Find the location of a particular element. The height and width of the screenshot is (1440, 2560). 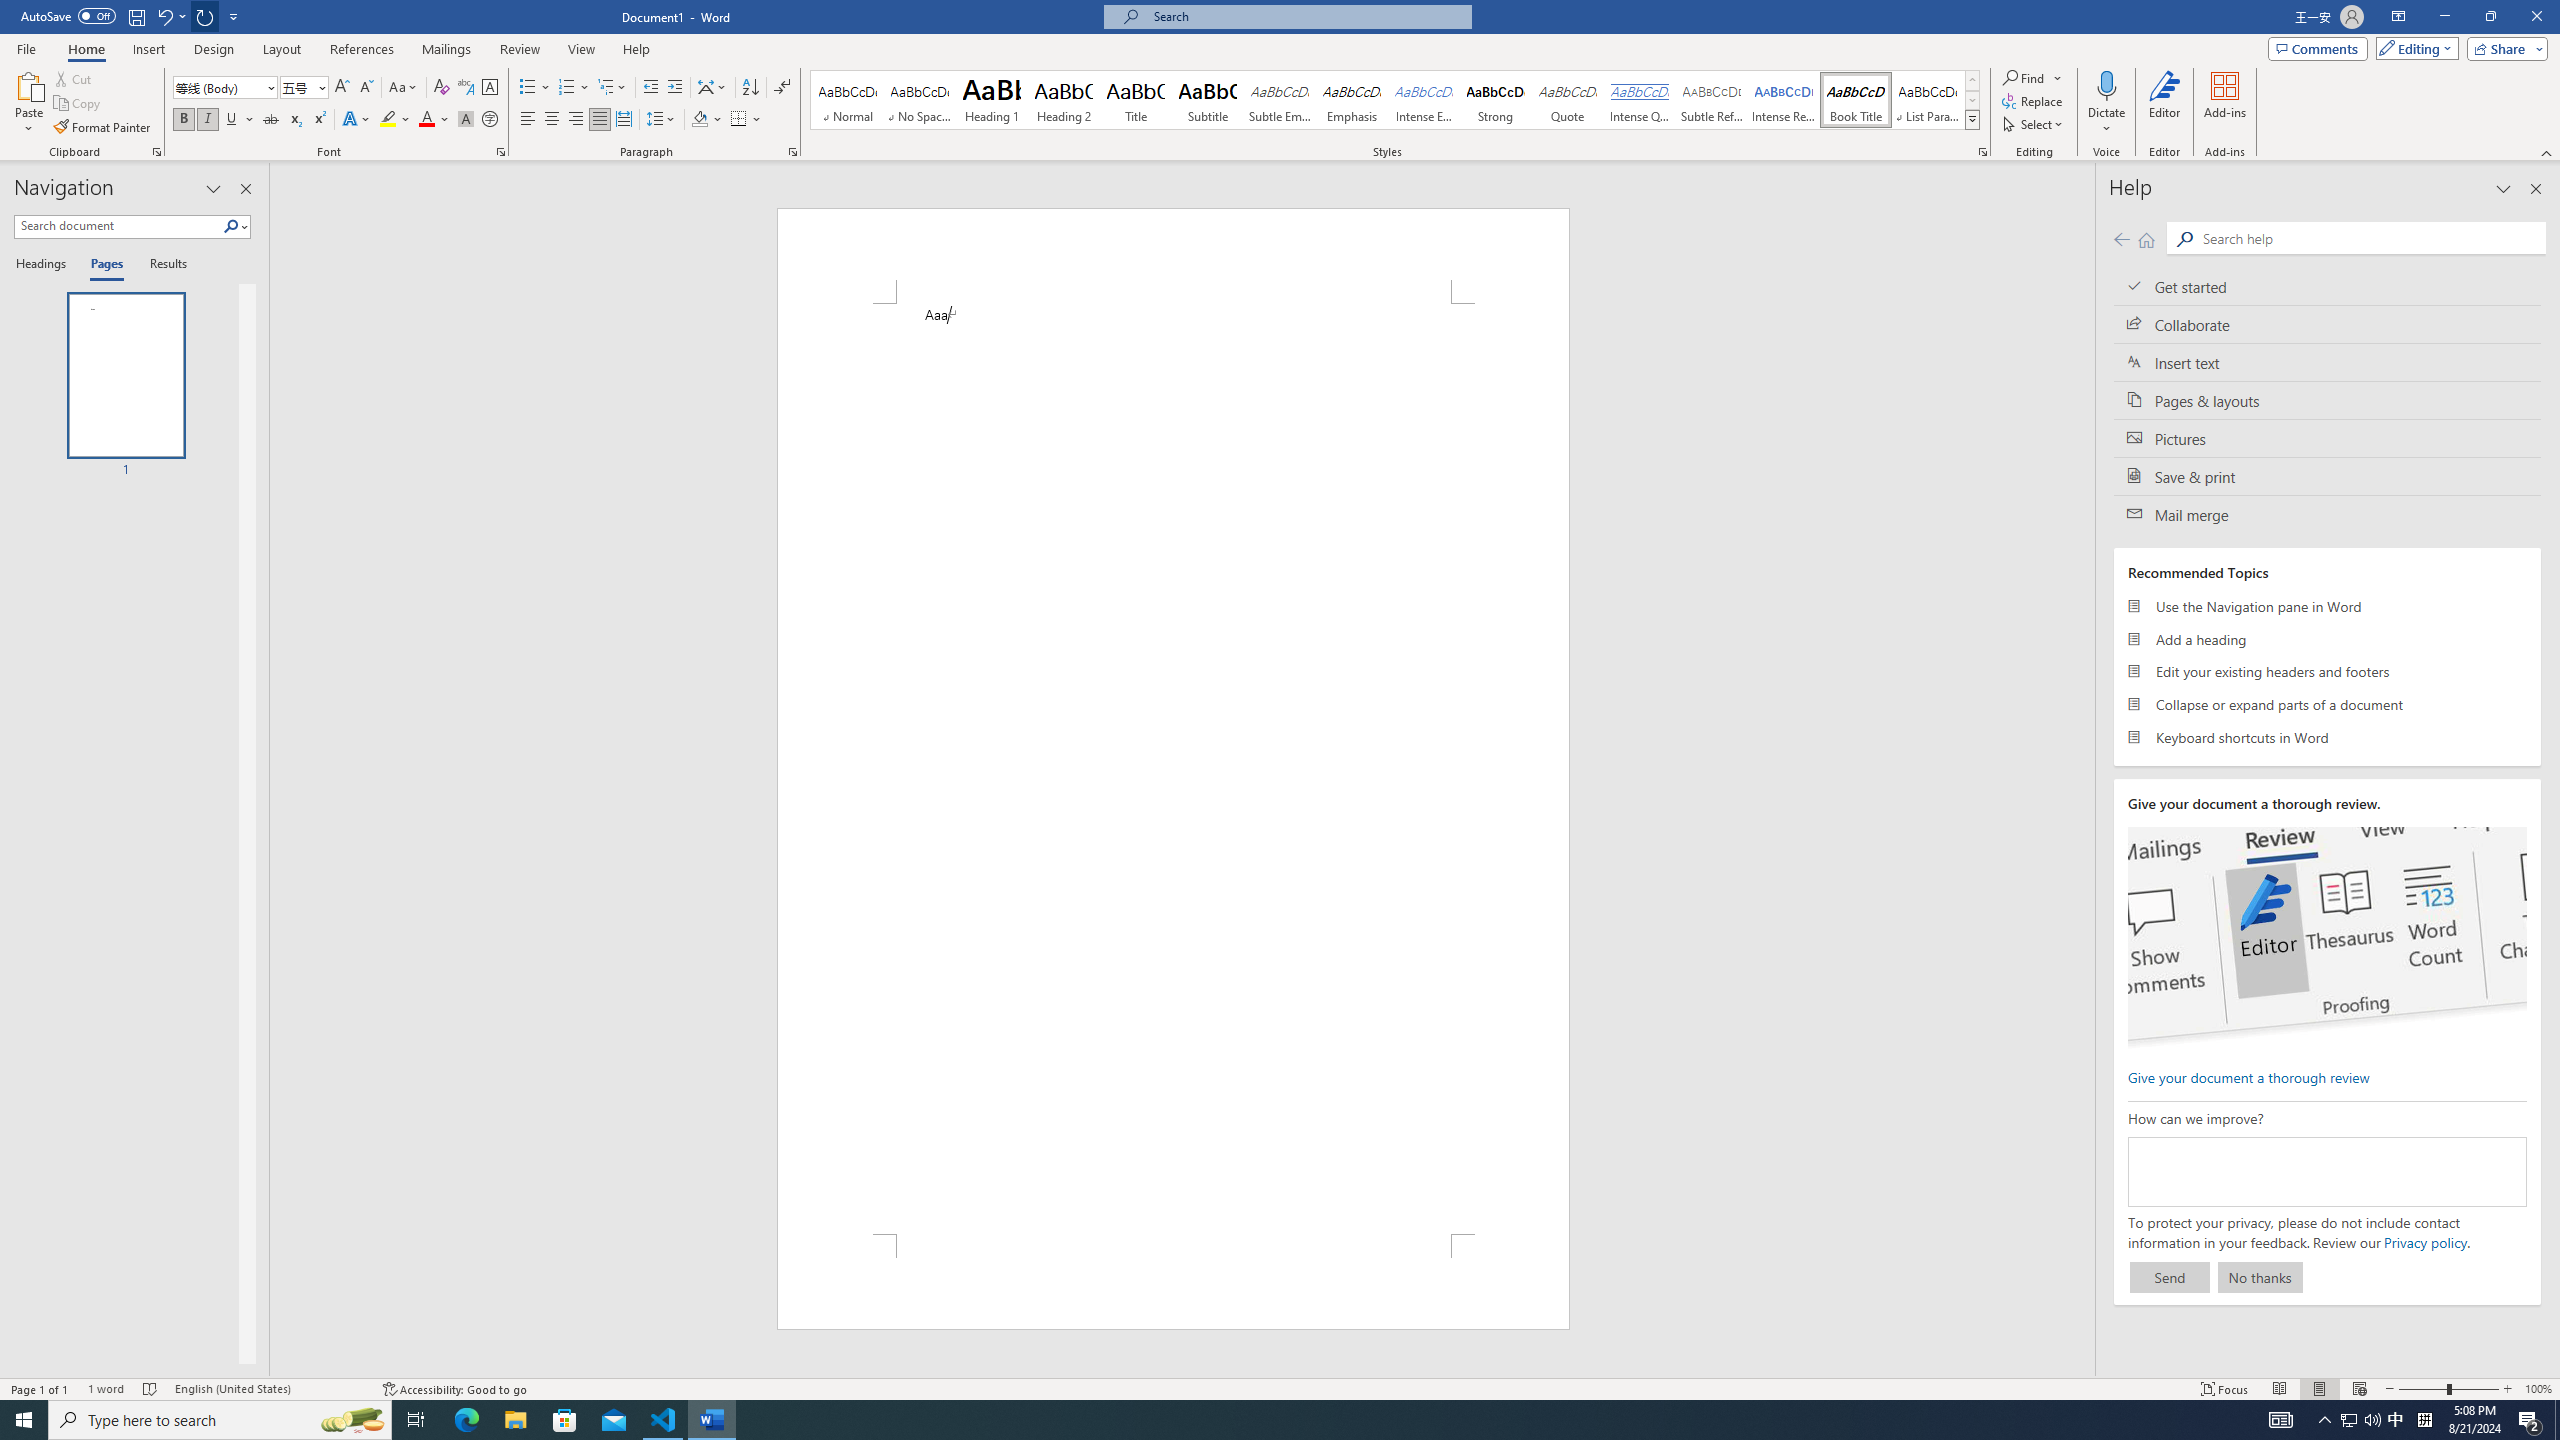

'Strikethrough' is located at coordinates (270, 118).